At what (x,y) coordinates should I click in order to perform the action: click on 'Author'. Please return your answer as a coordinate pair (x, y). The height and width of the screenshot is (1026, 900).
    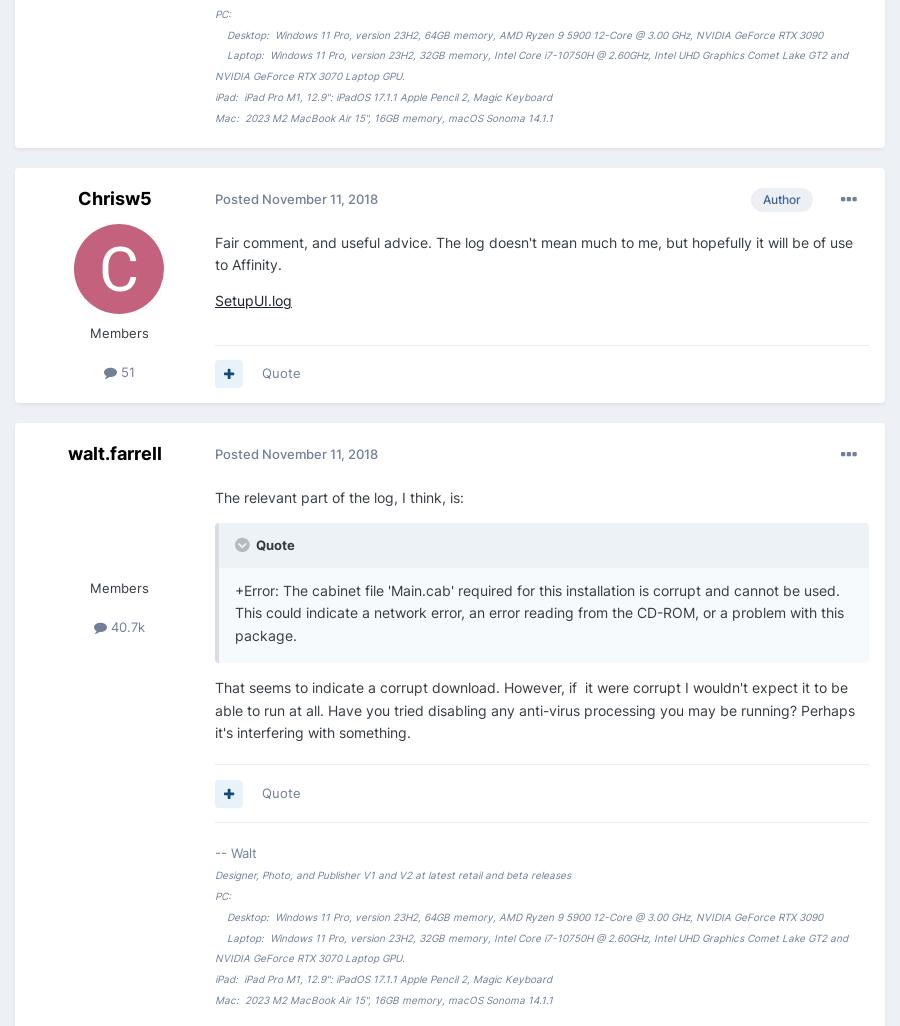
    Looking at the image, I should click on (781, 197).